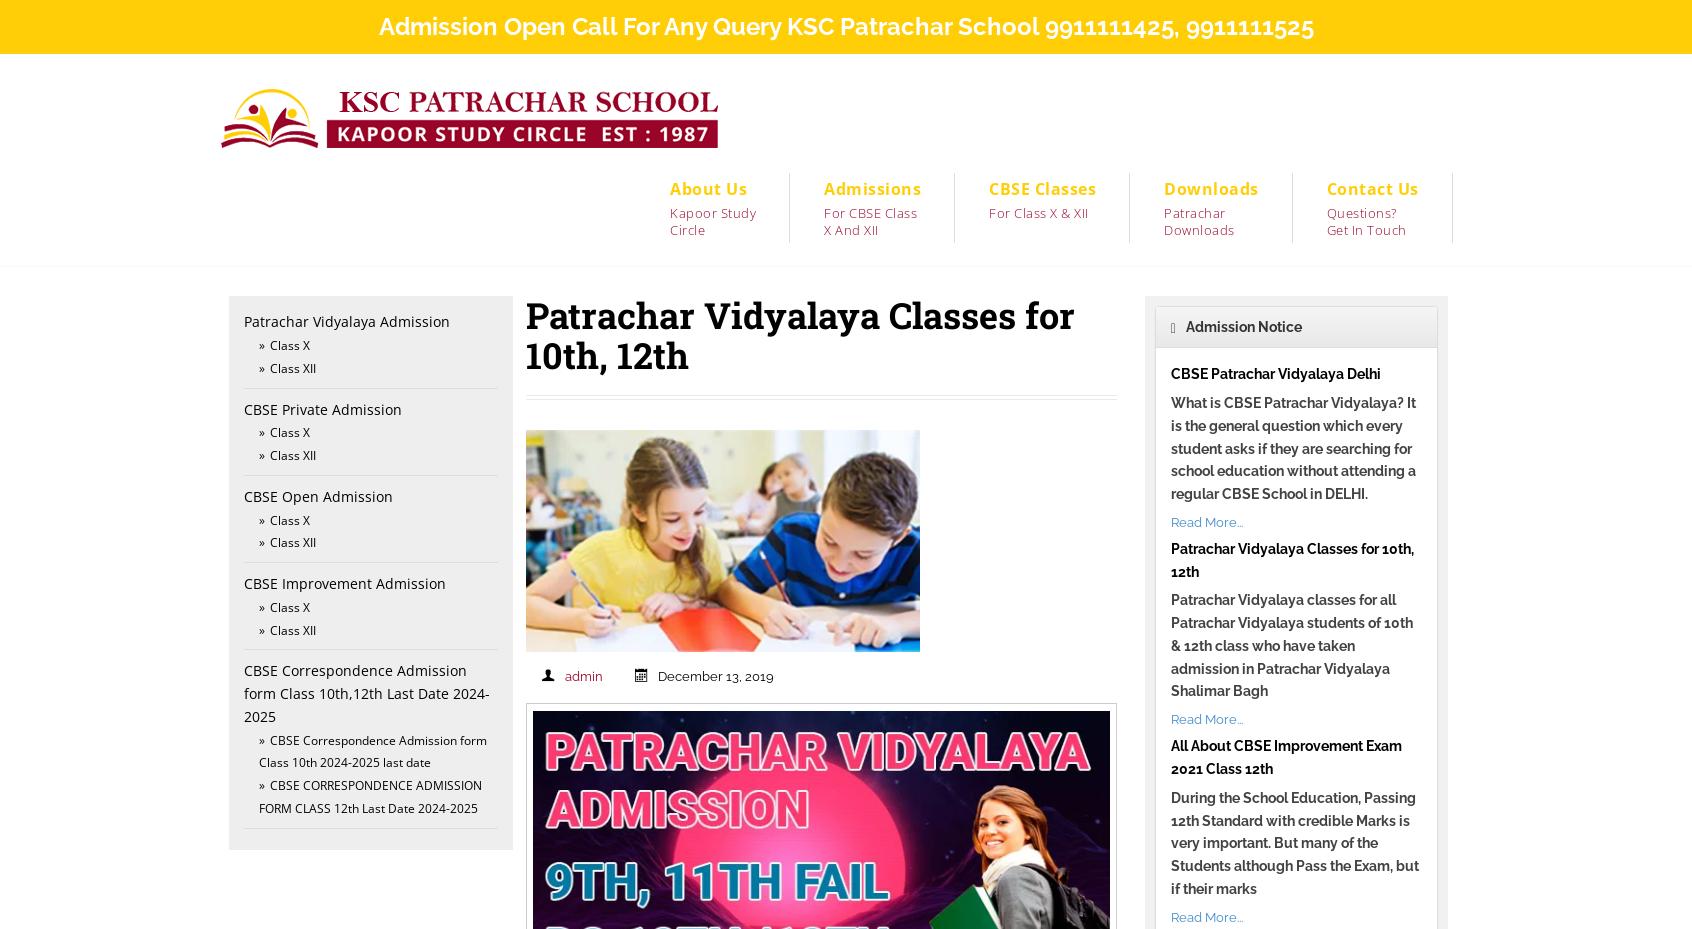 The width and height of the screenshot is (1692, 929). What do you see at coordinates (1284, 756) in the screenshot?
I see `'All About CBSE Improvement Exam 2021 Class 12th'` at bounding box center [1284, 756].